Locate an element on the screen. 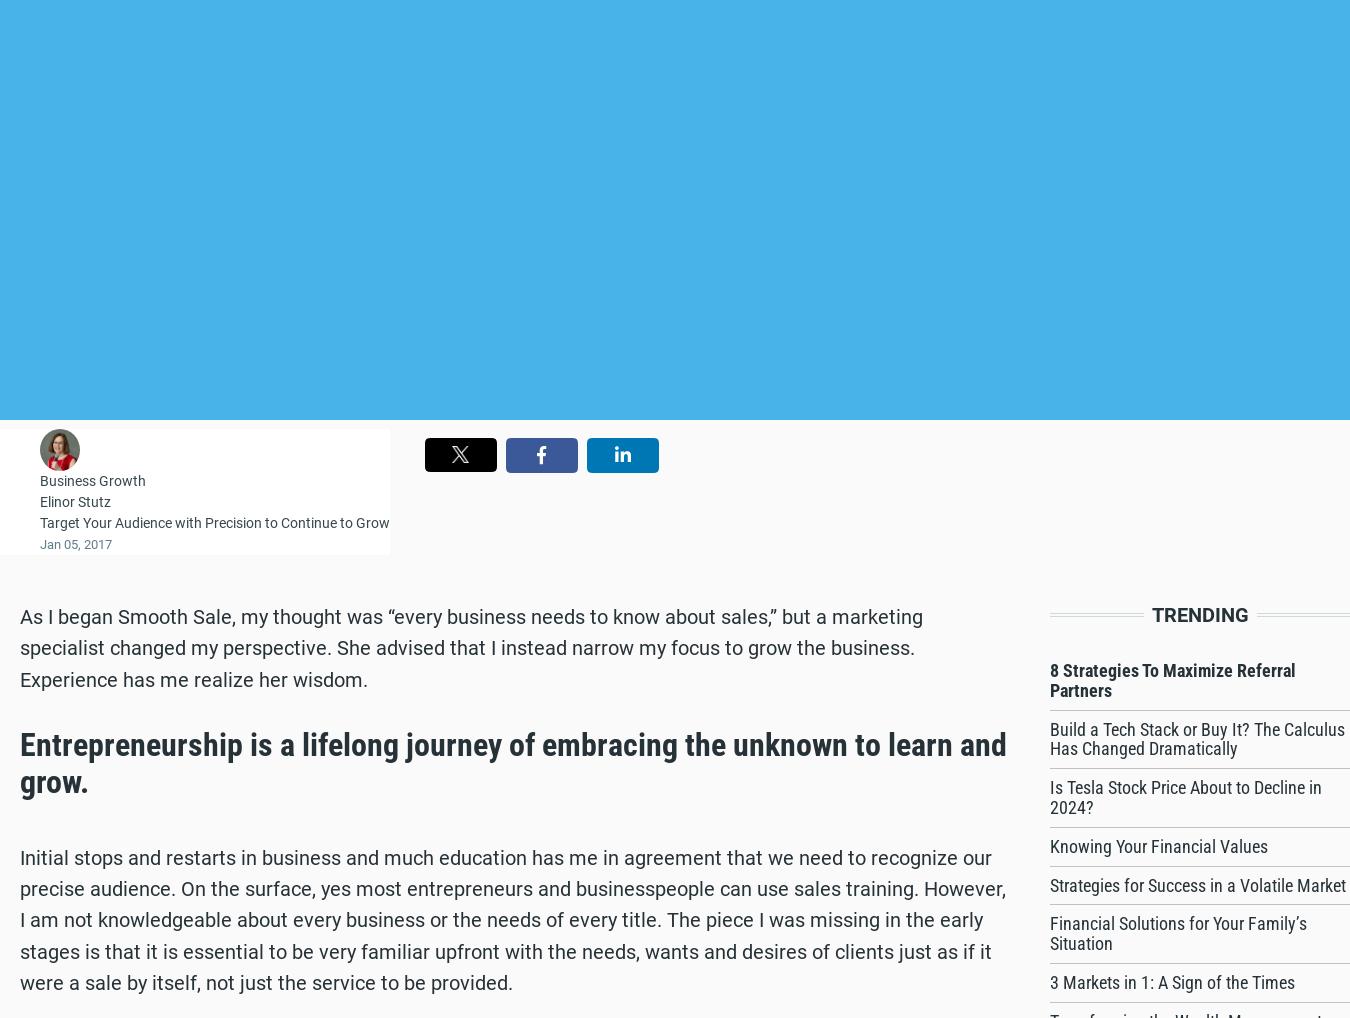 This screenshot has height=1018, width=1350. 'Strategies for Success in a Volatile Market' is located at coordinates (1196, 884).